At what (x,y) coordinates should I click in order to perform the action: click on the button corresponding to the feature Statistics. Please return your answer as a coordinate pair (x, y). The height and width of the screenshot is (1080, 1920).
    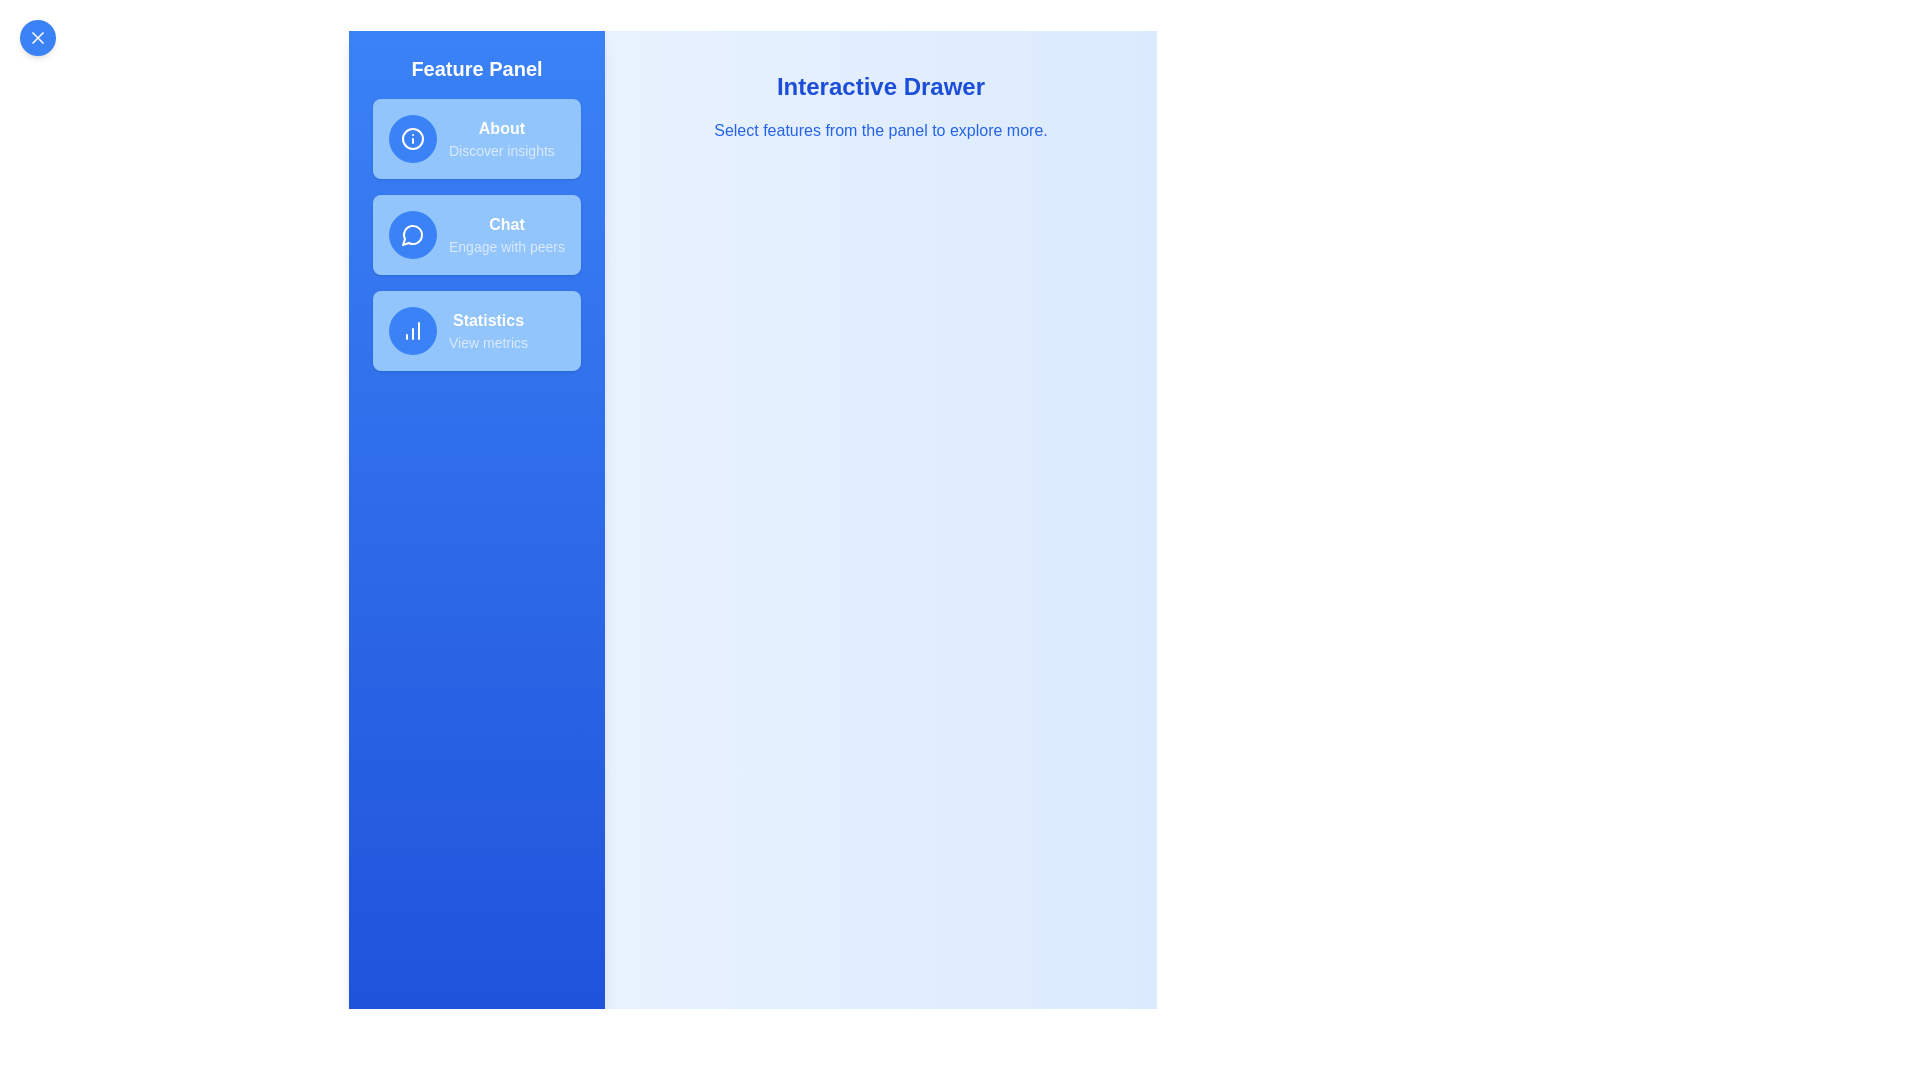
    Looking at the image, I should click on (475, 330).